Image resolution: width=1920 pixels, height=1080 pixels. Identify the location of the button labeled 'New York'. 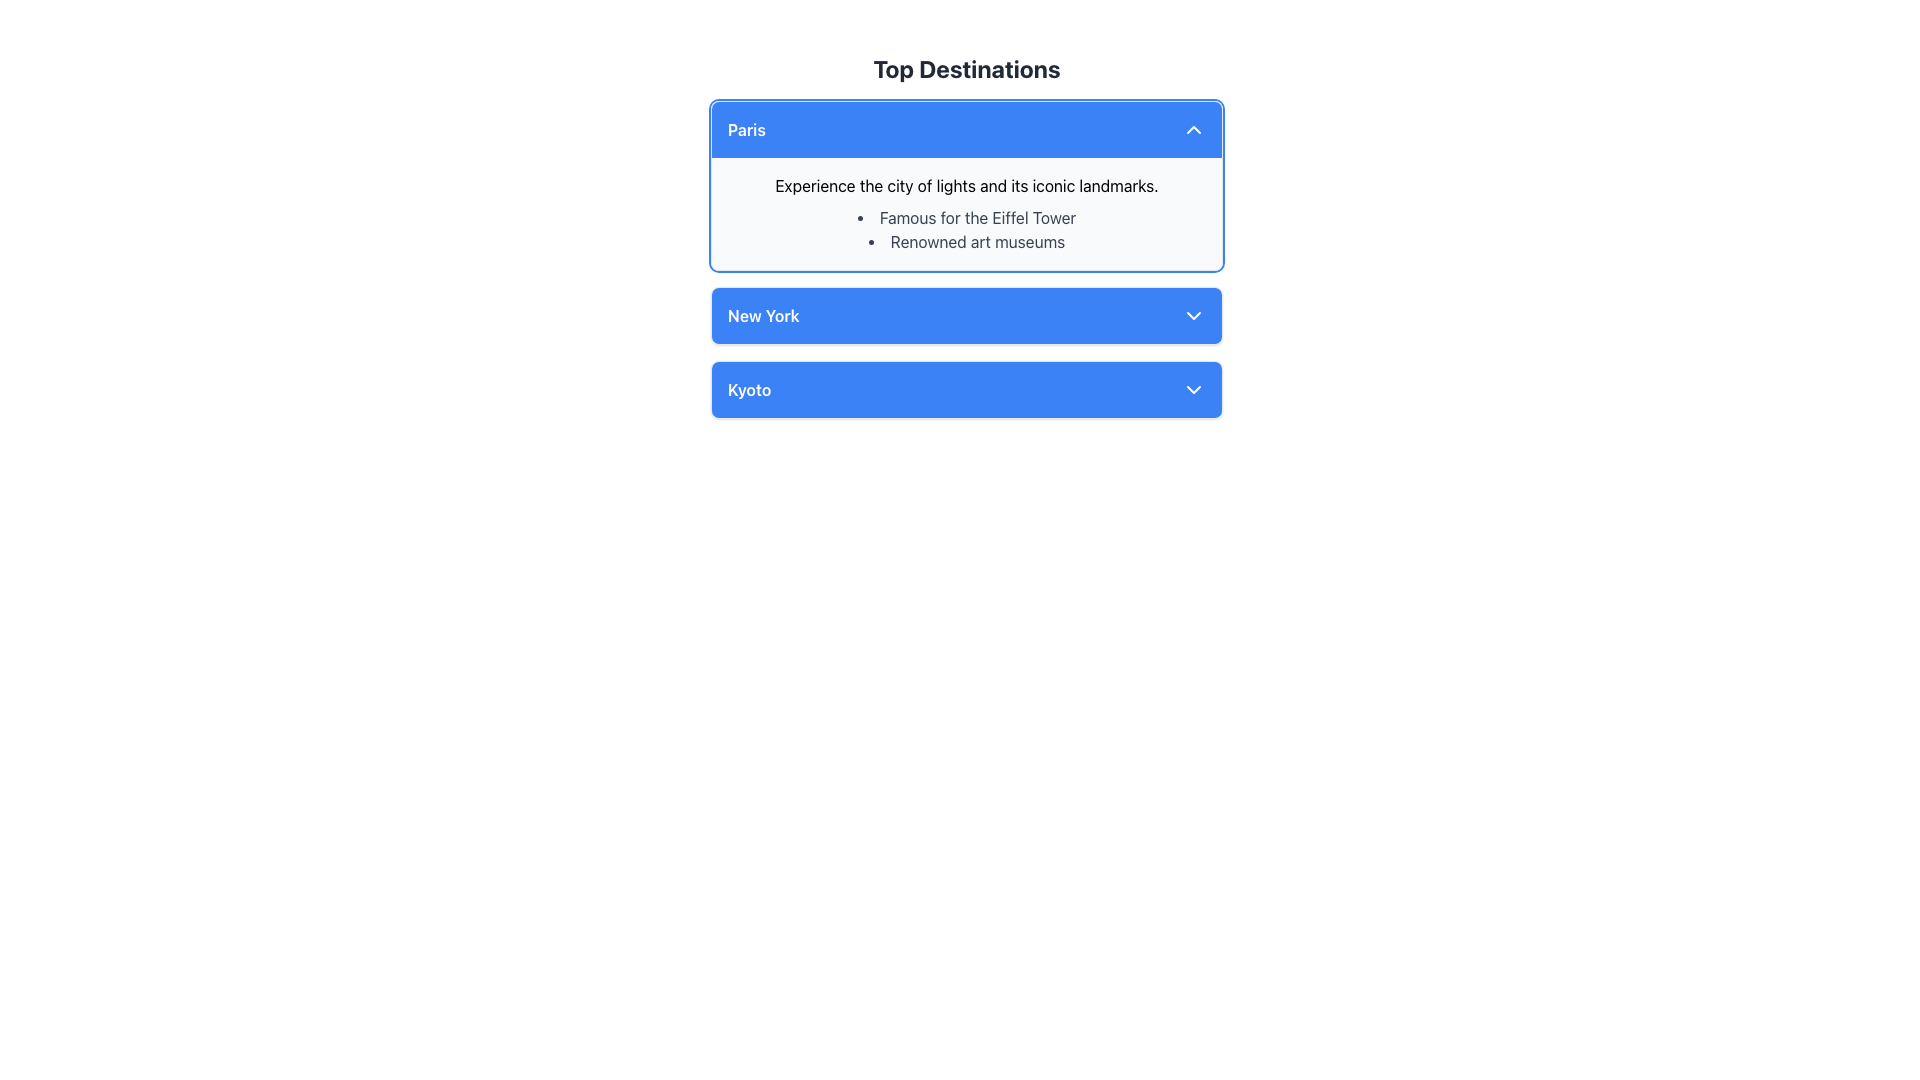
(966, 315).